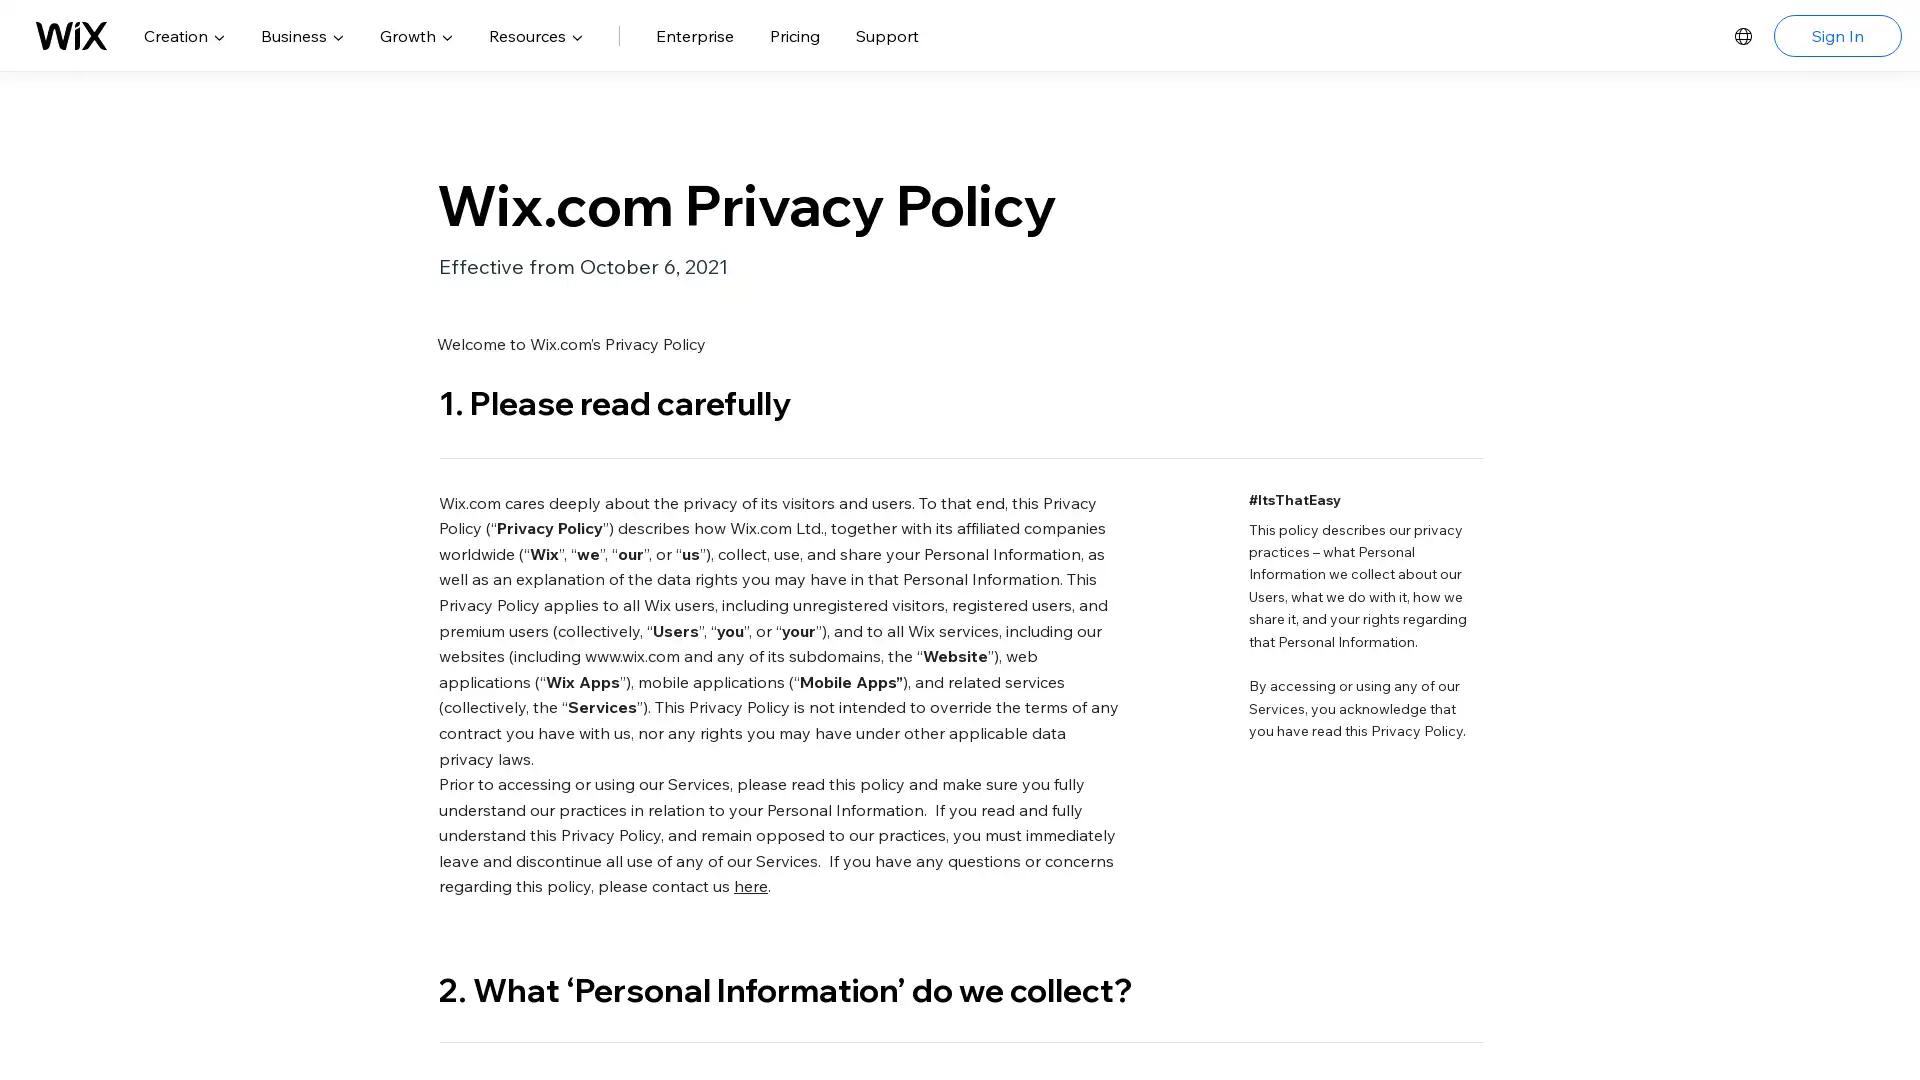 This screenshot has height=1080, width=1920. I want to click on Resources, so click(536, 34).